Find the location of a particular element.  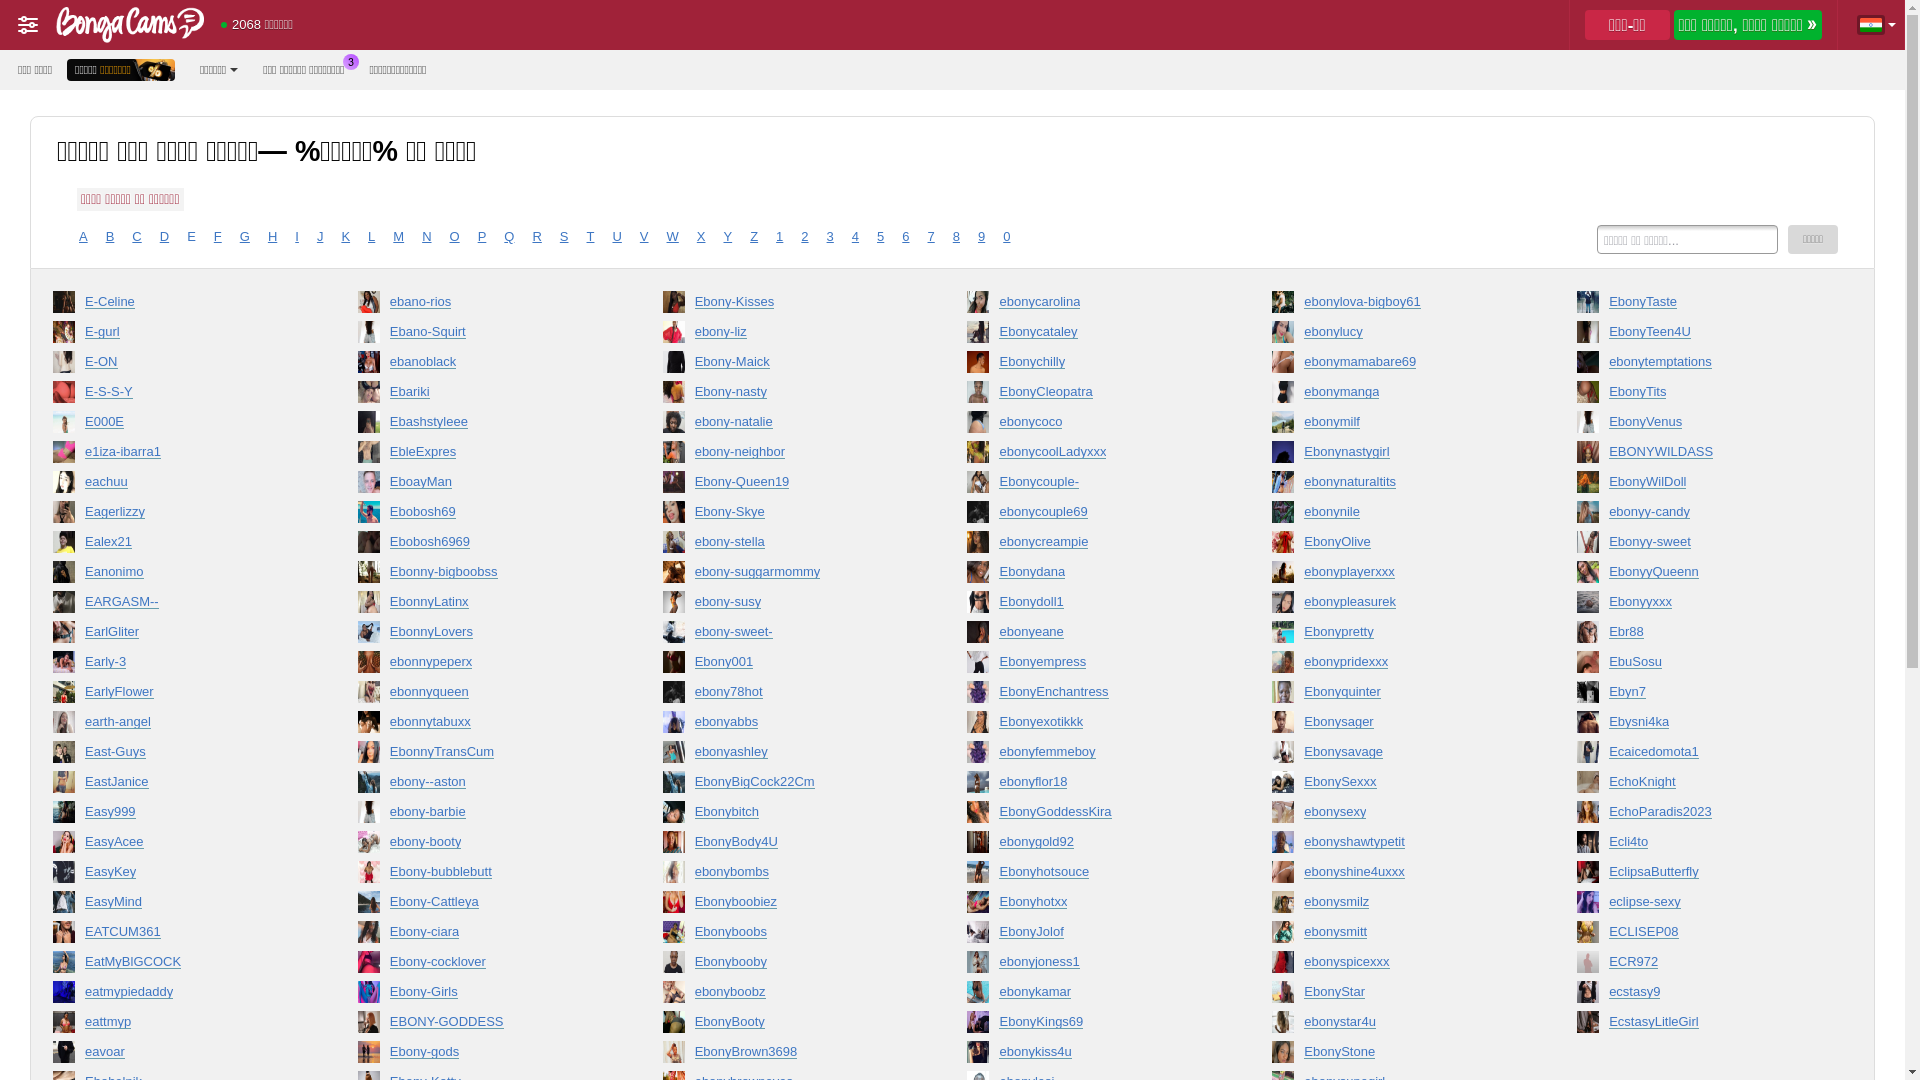

'ebonyeane' is located at coordinates (1089, 636).